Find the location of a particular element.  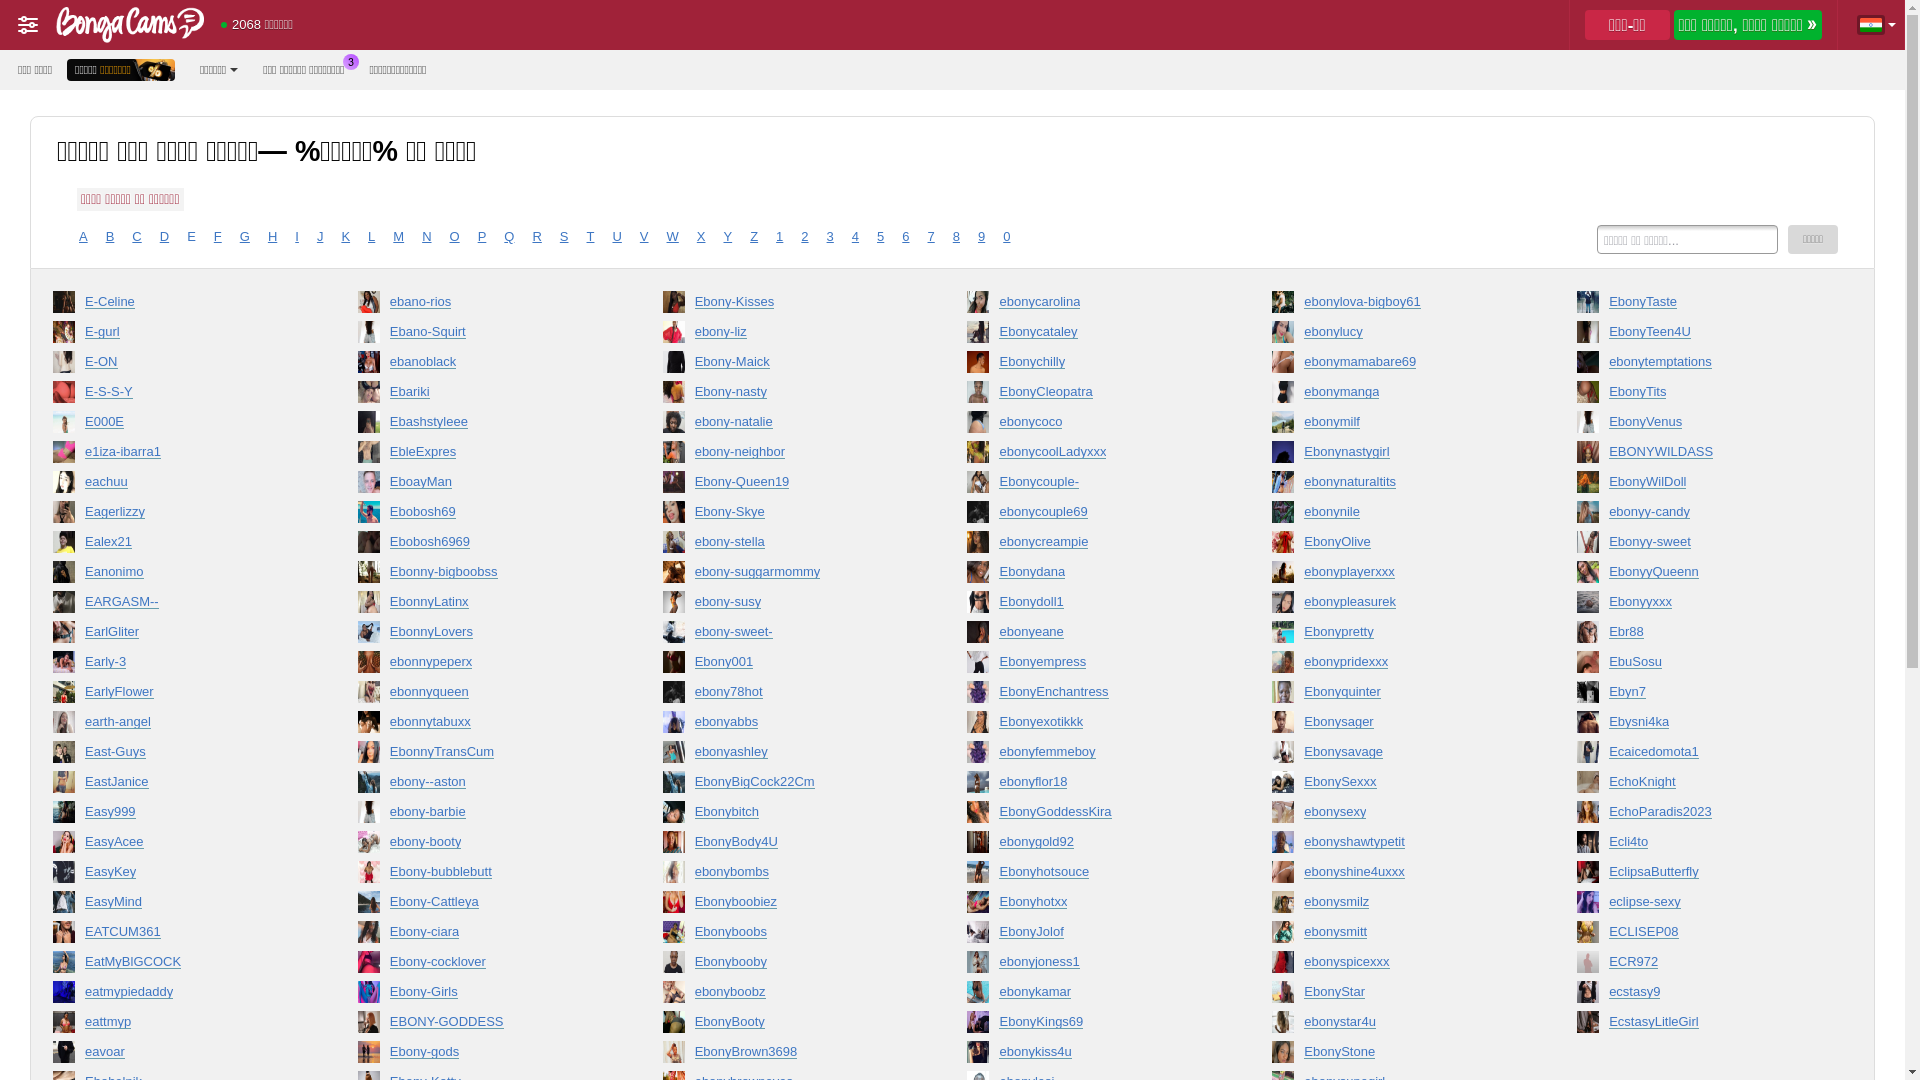

'ebonyeane' is located at coordinates (1089, 636).